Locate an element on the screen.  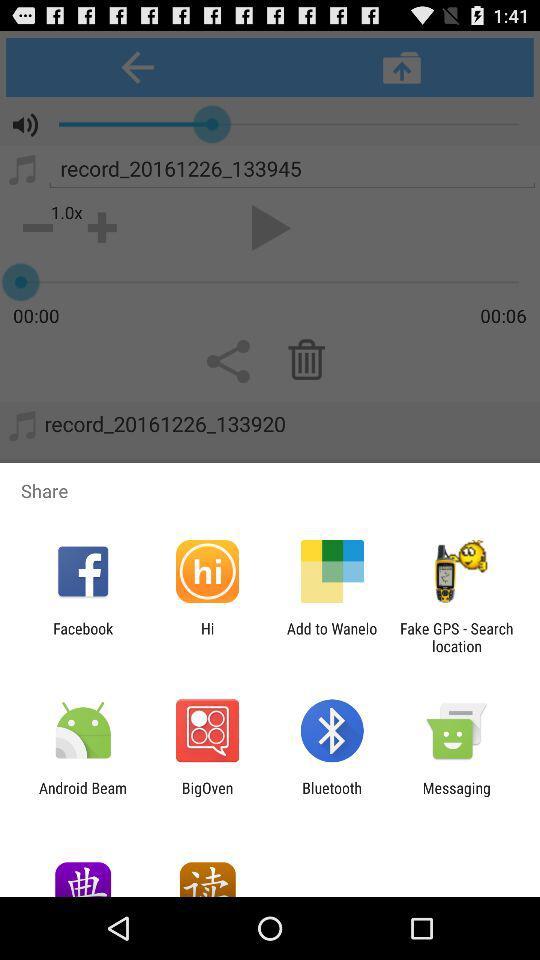
the icon next to the bigoven icon is located at coordinates (82, 796).